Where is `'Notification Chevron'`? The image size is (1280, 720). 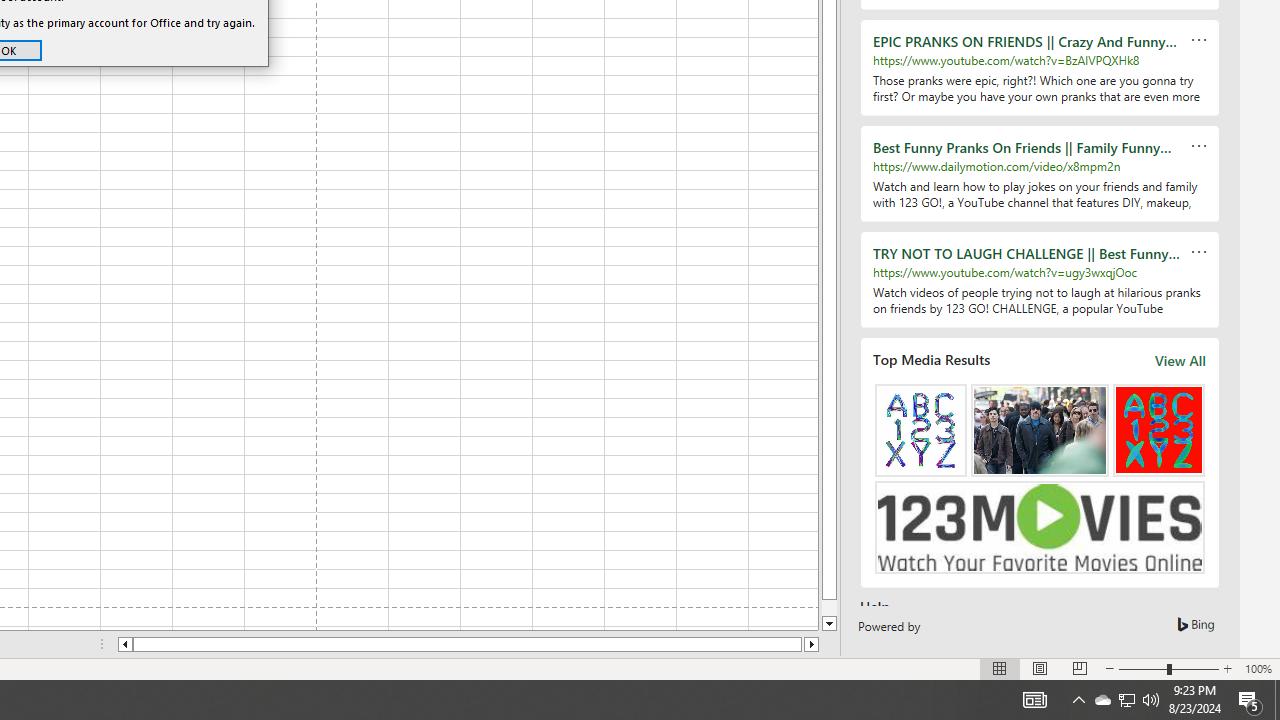
'Notification Chevron' is located at coordinates (1078, 698).